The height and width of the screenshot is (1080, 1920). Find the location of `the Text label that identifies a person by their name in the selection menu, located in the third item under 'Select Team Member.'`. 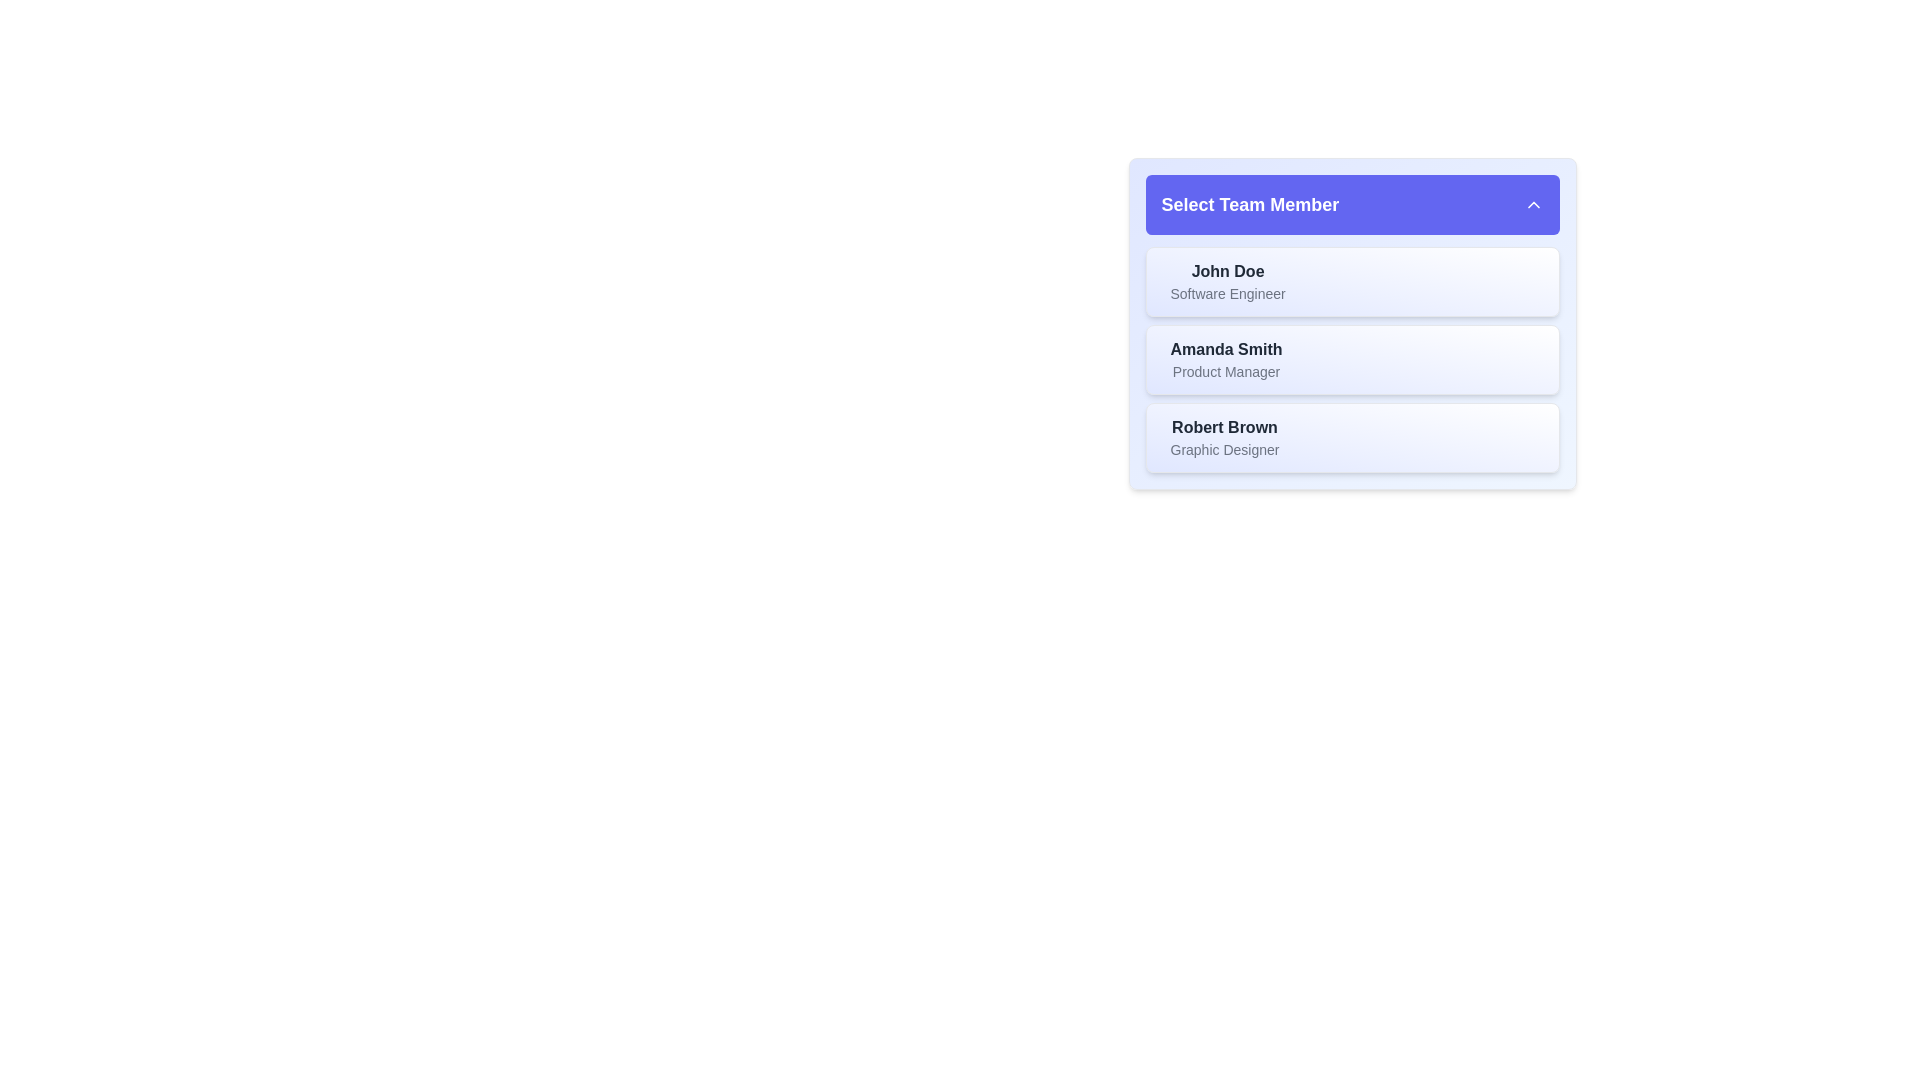

the Text label that identifies a person by their name in the selection menu, located in the third item under 'Select Team Member.' is located at coordinates (1223, 427).